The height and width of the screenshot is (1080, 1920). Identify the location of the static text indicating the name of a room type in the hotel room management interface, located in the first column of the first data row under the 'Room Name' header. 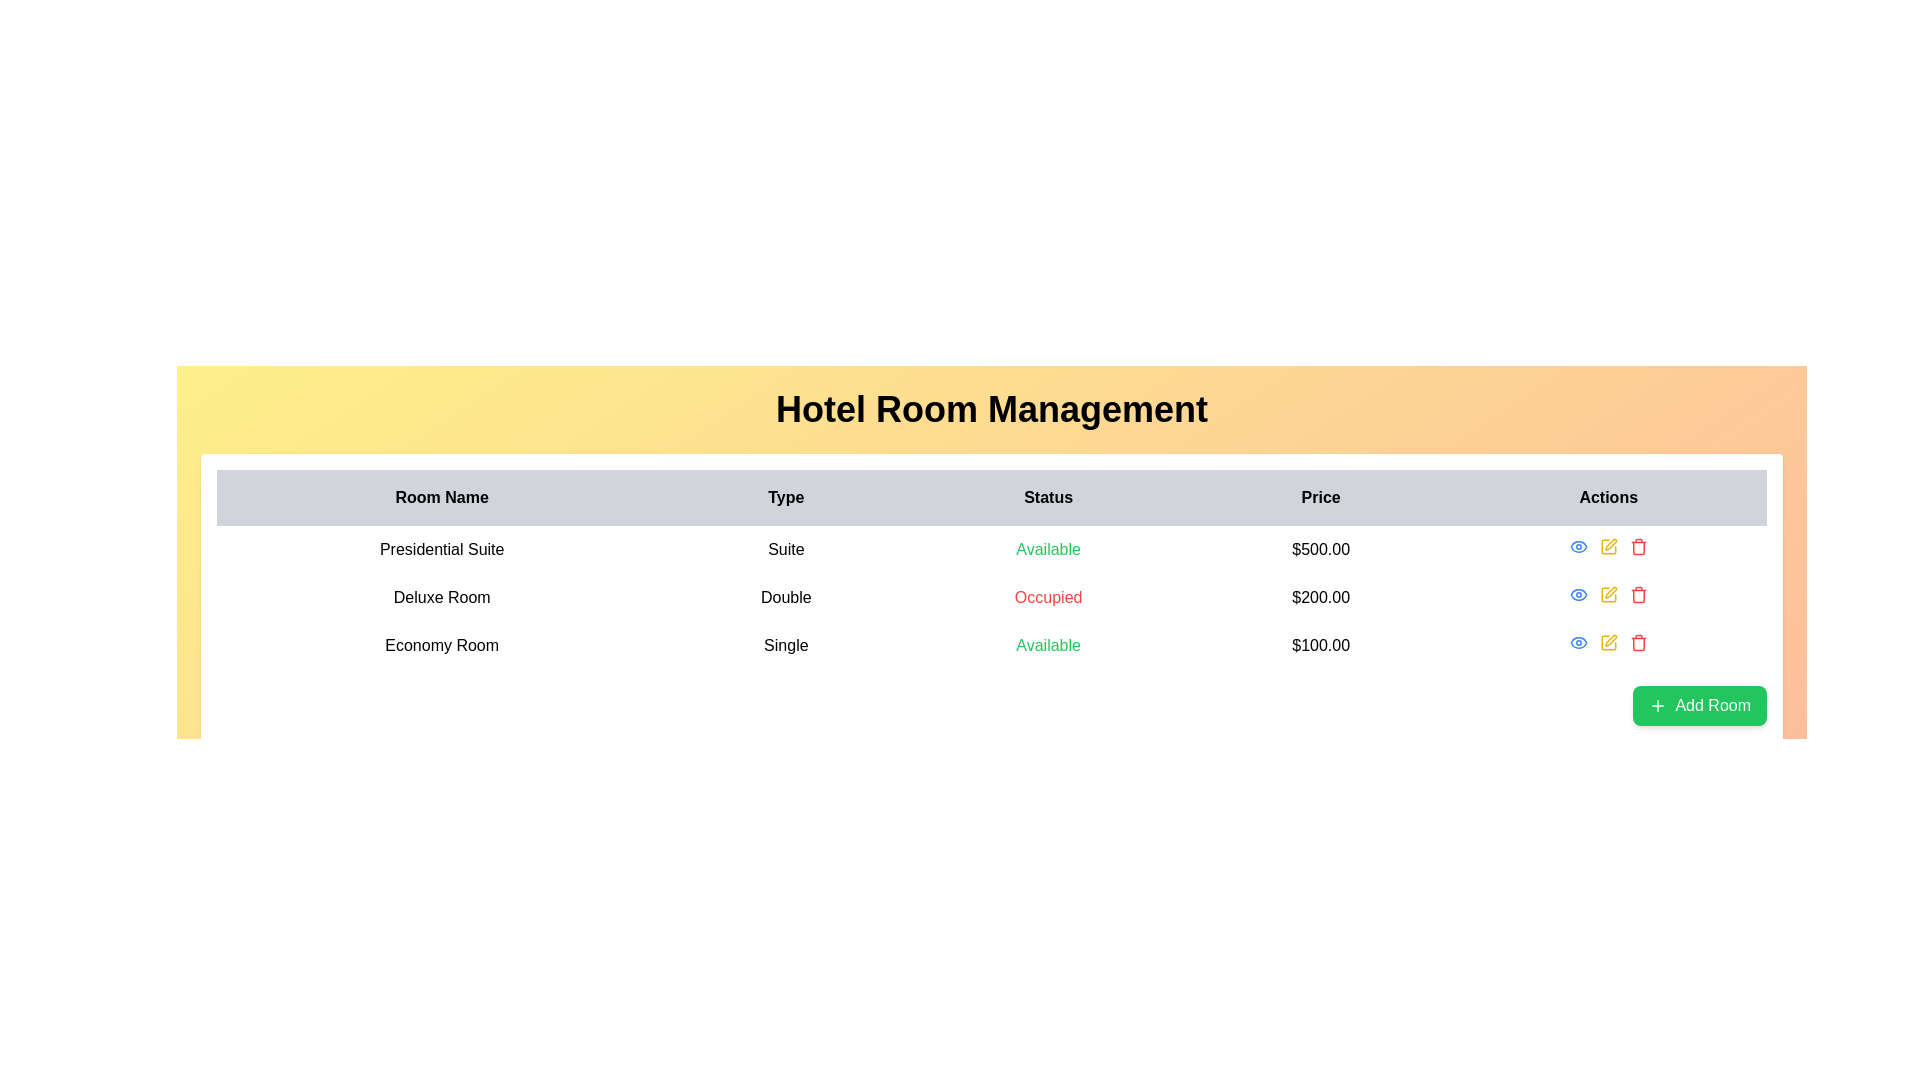
(441, 550).